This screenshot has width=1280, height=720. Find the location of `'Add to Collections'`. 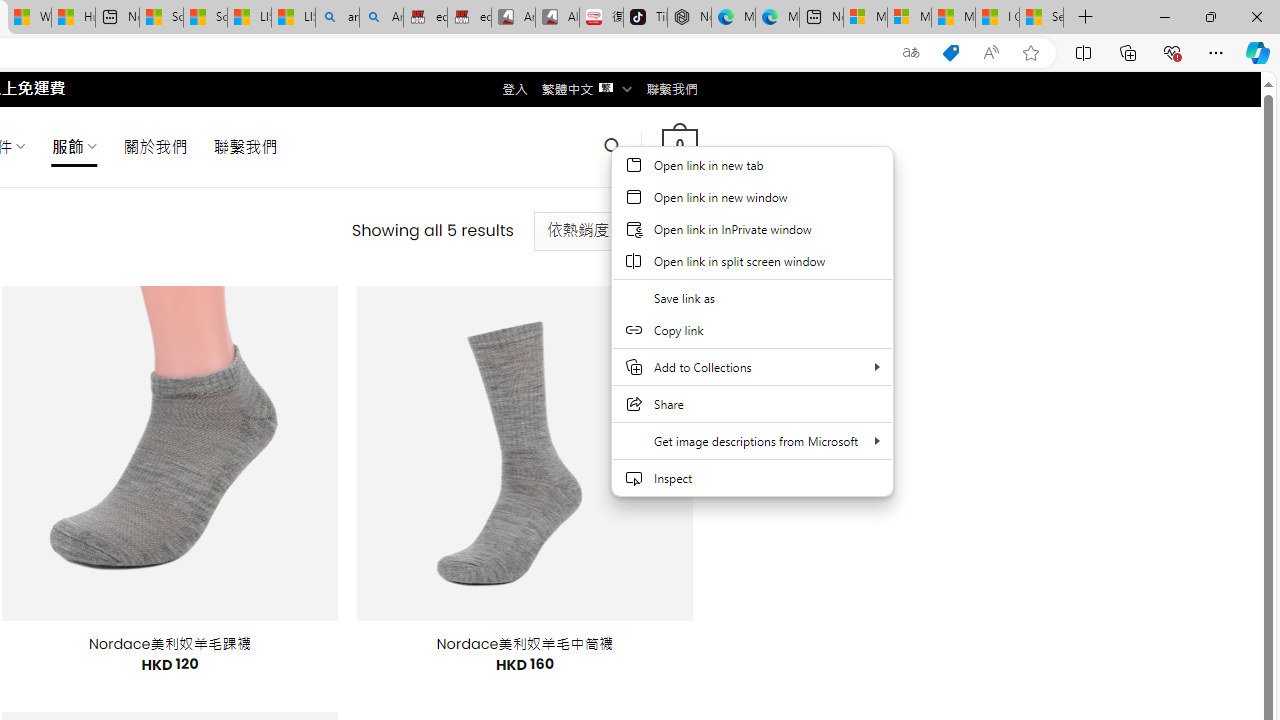

'Add to Collections' is located at coordinates (751, 367).